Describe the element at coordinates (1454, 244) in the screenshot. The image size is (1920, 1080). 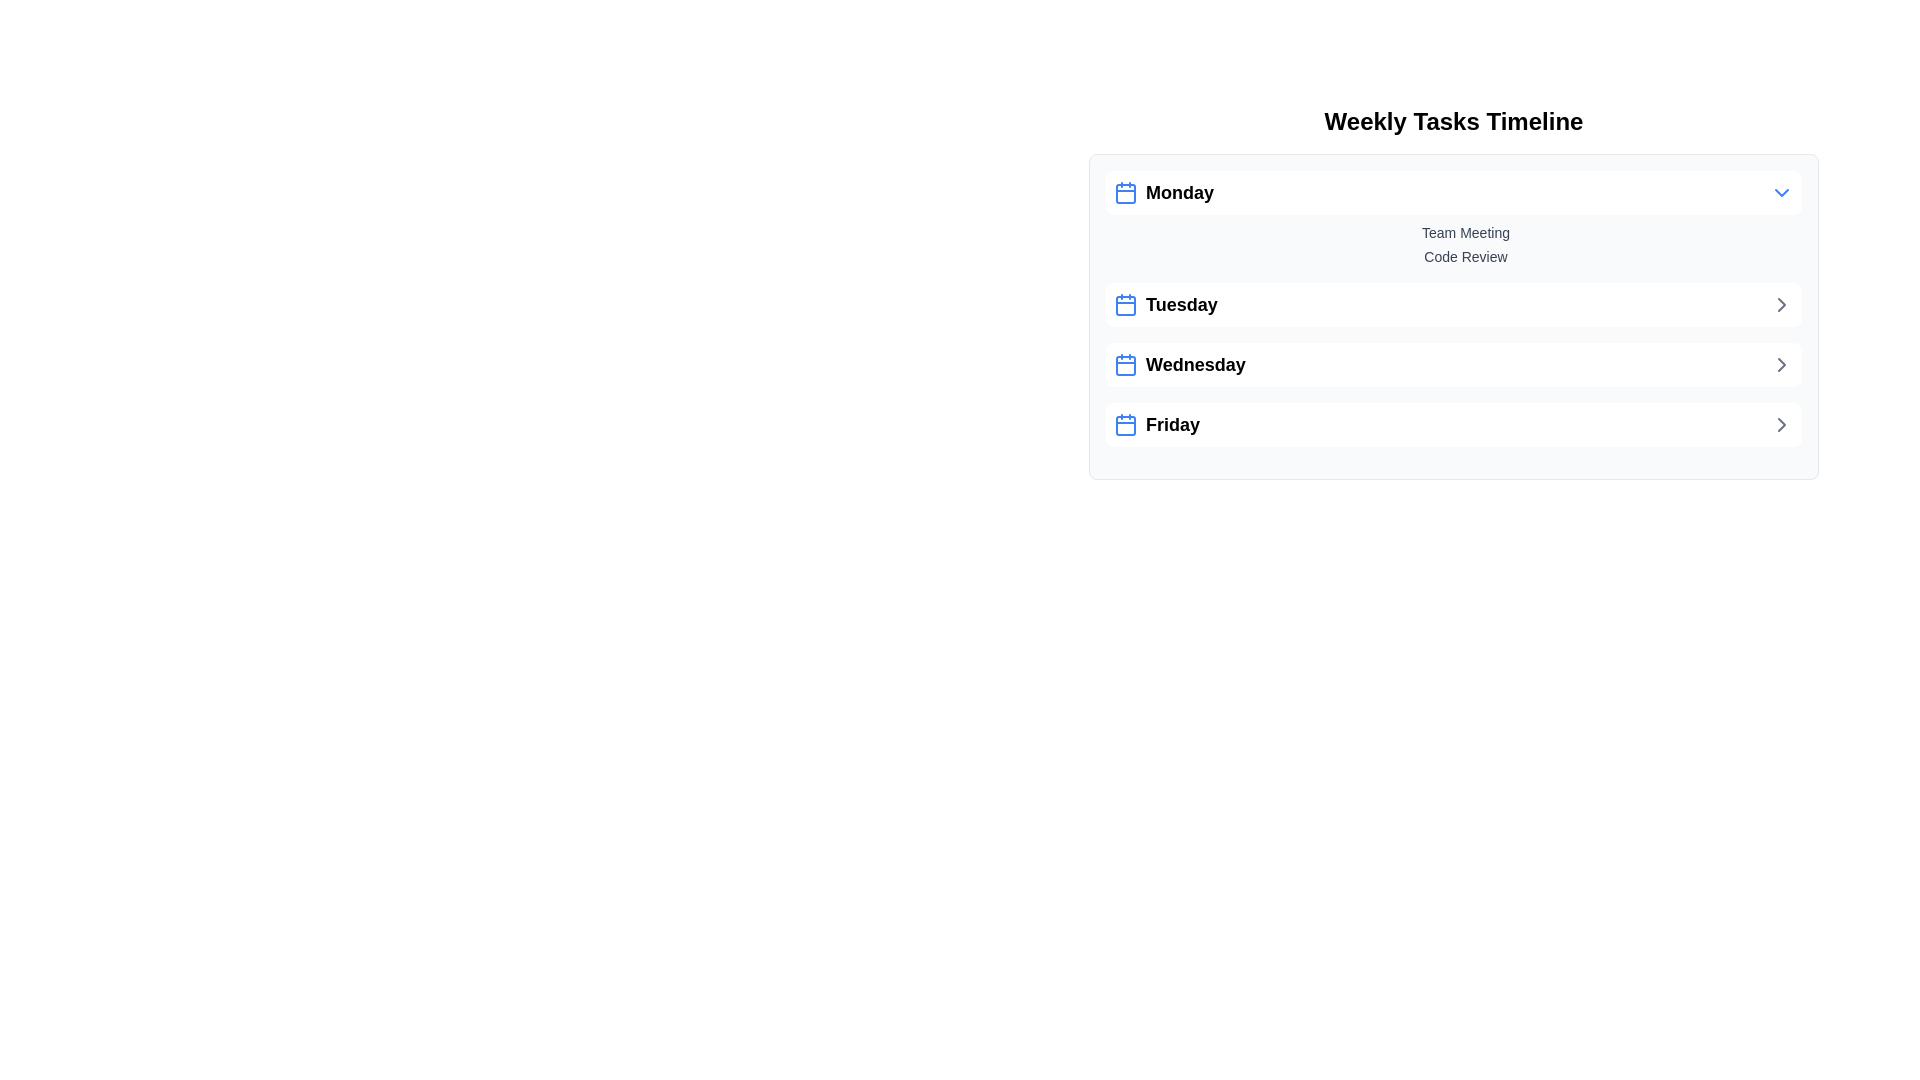
I see `the list item containing the text 'Team Meeting' and 'Code Review' located under the 'Monday' header` at that location.